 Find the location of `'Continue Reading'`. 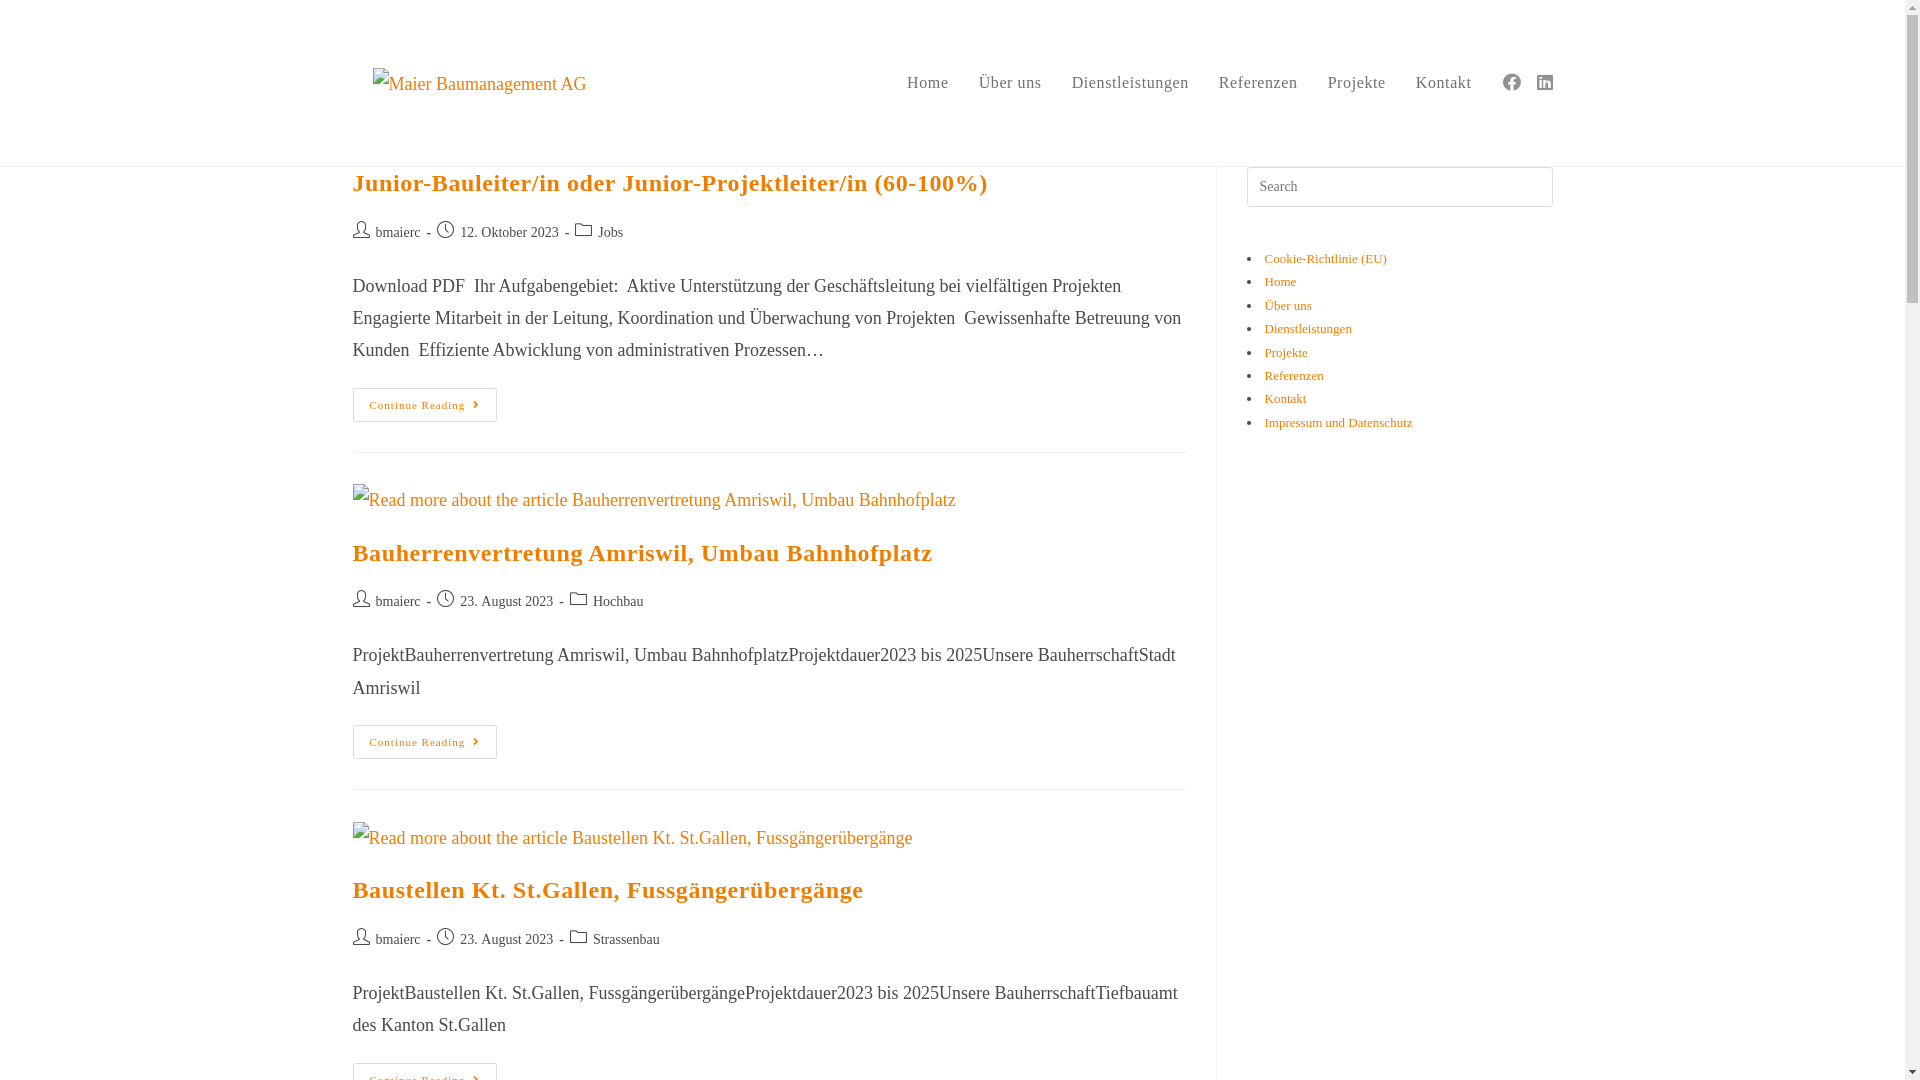

'Continue Reading' is located at coordinates (423, 405).